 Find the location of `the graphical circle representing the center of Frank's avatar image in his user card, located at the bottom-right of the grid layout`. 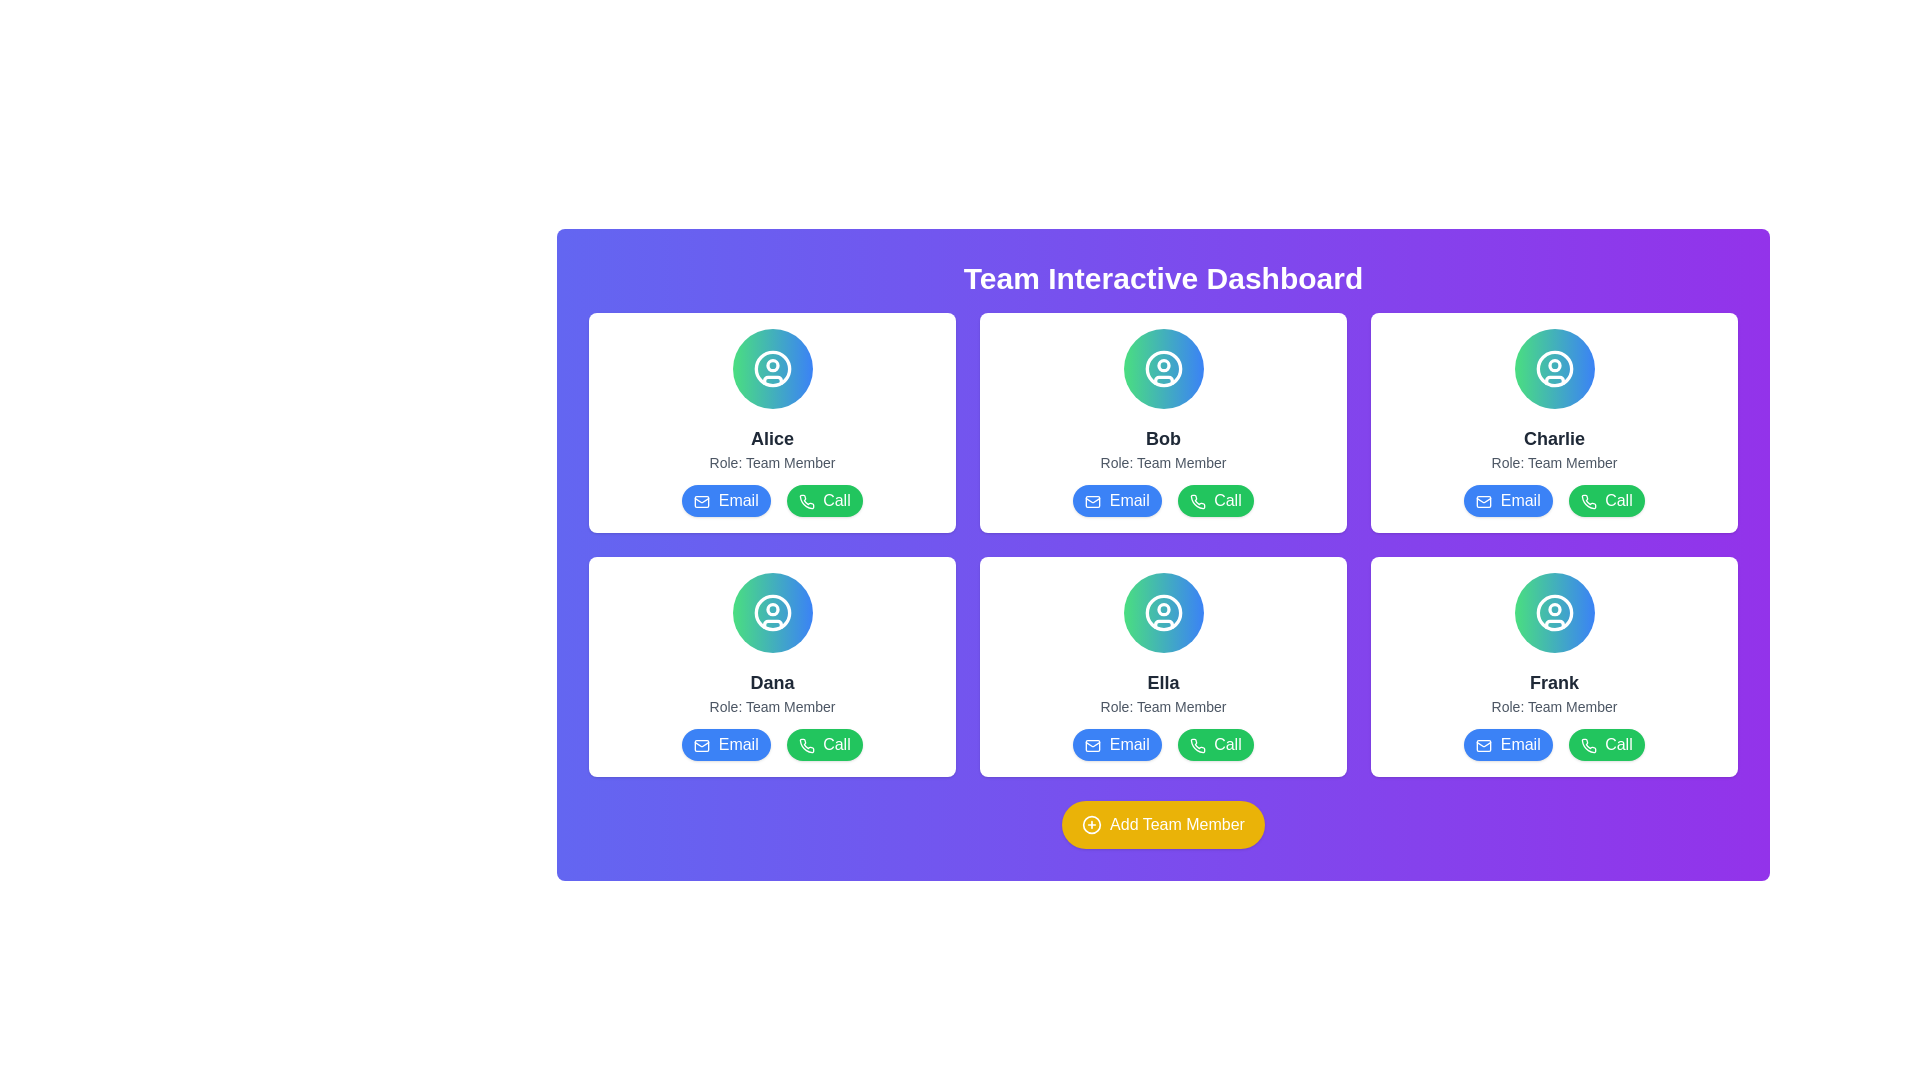

the graphical circle representing the center of Frank's avatar image in his user card, located at the bottom-right of the grid layout is located at coordinates (1553, 608).